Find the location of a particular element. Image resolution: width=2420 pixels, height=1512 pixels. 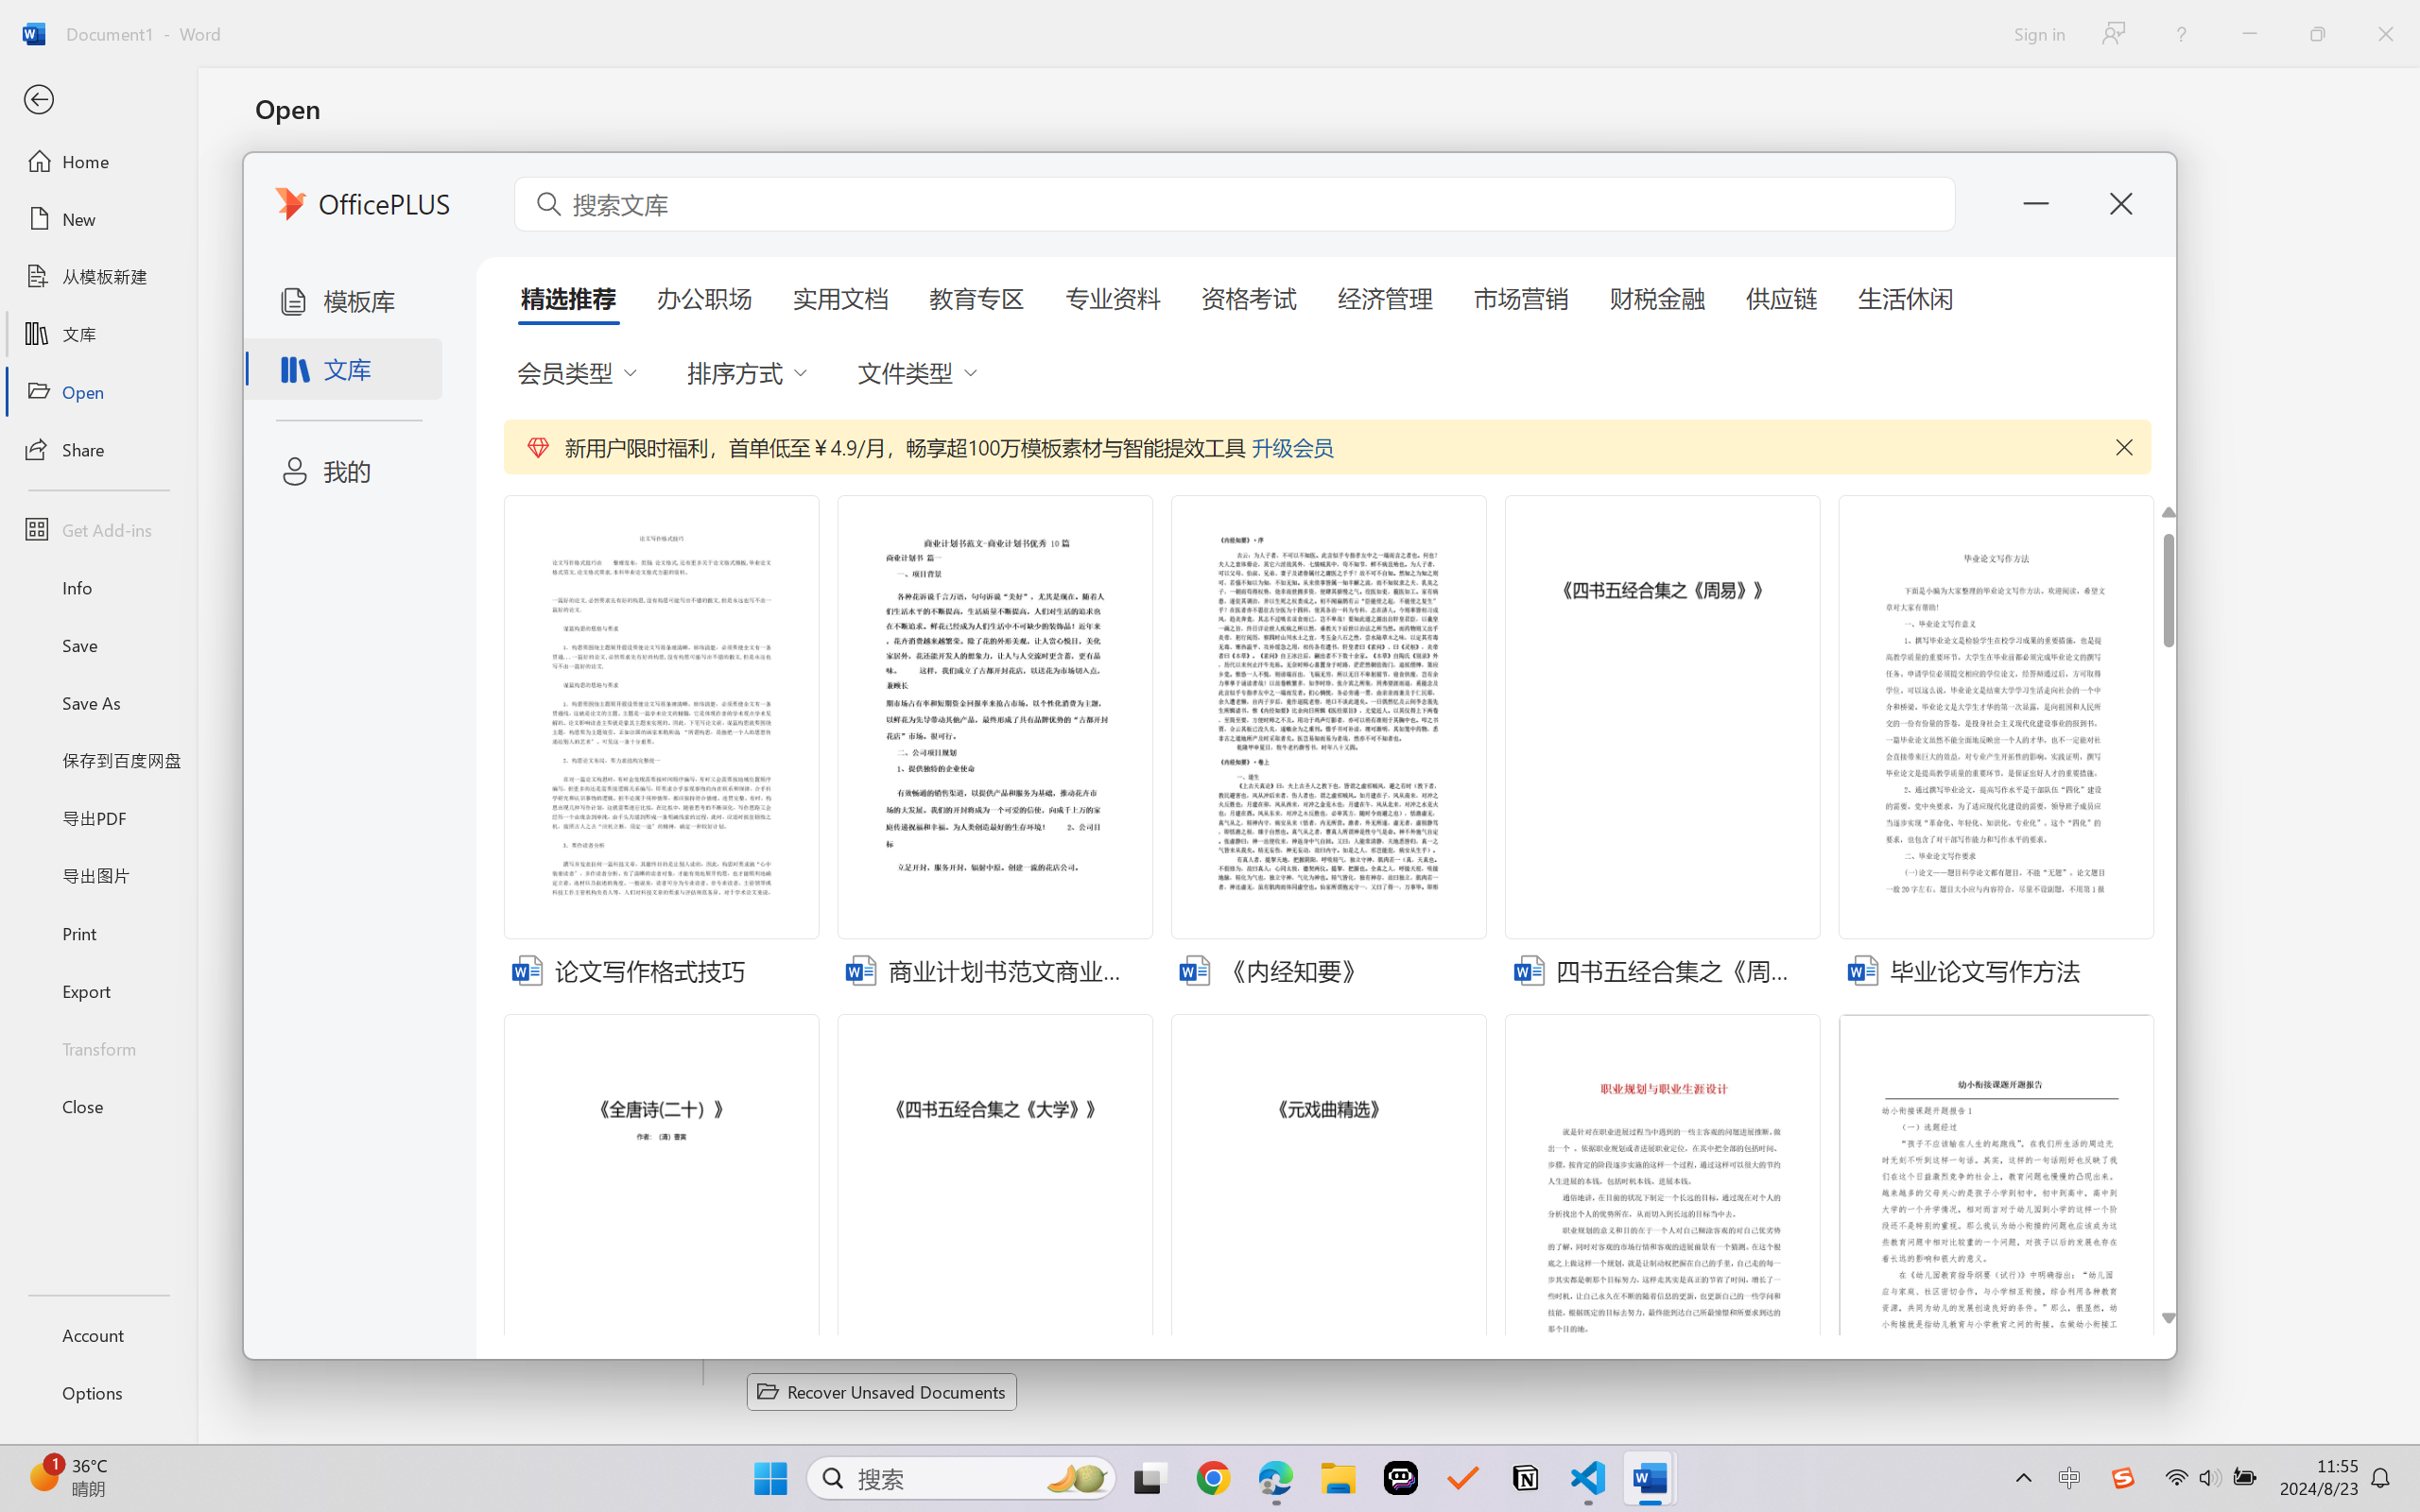

'Account' is located at coordinates (97, 1334).